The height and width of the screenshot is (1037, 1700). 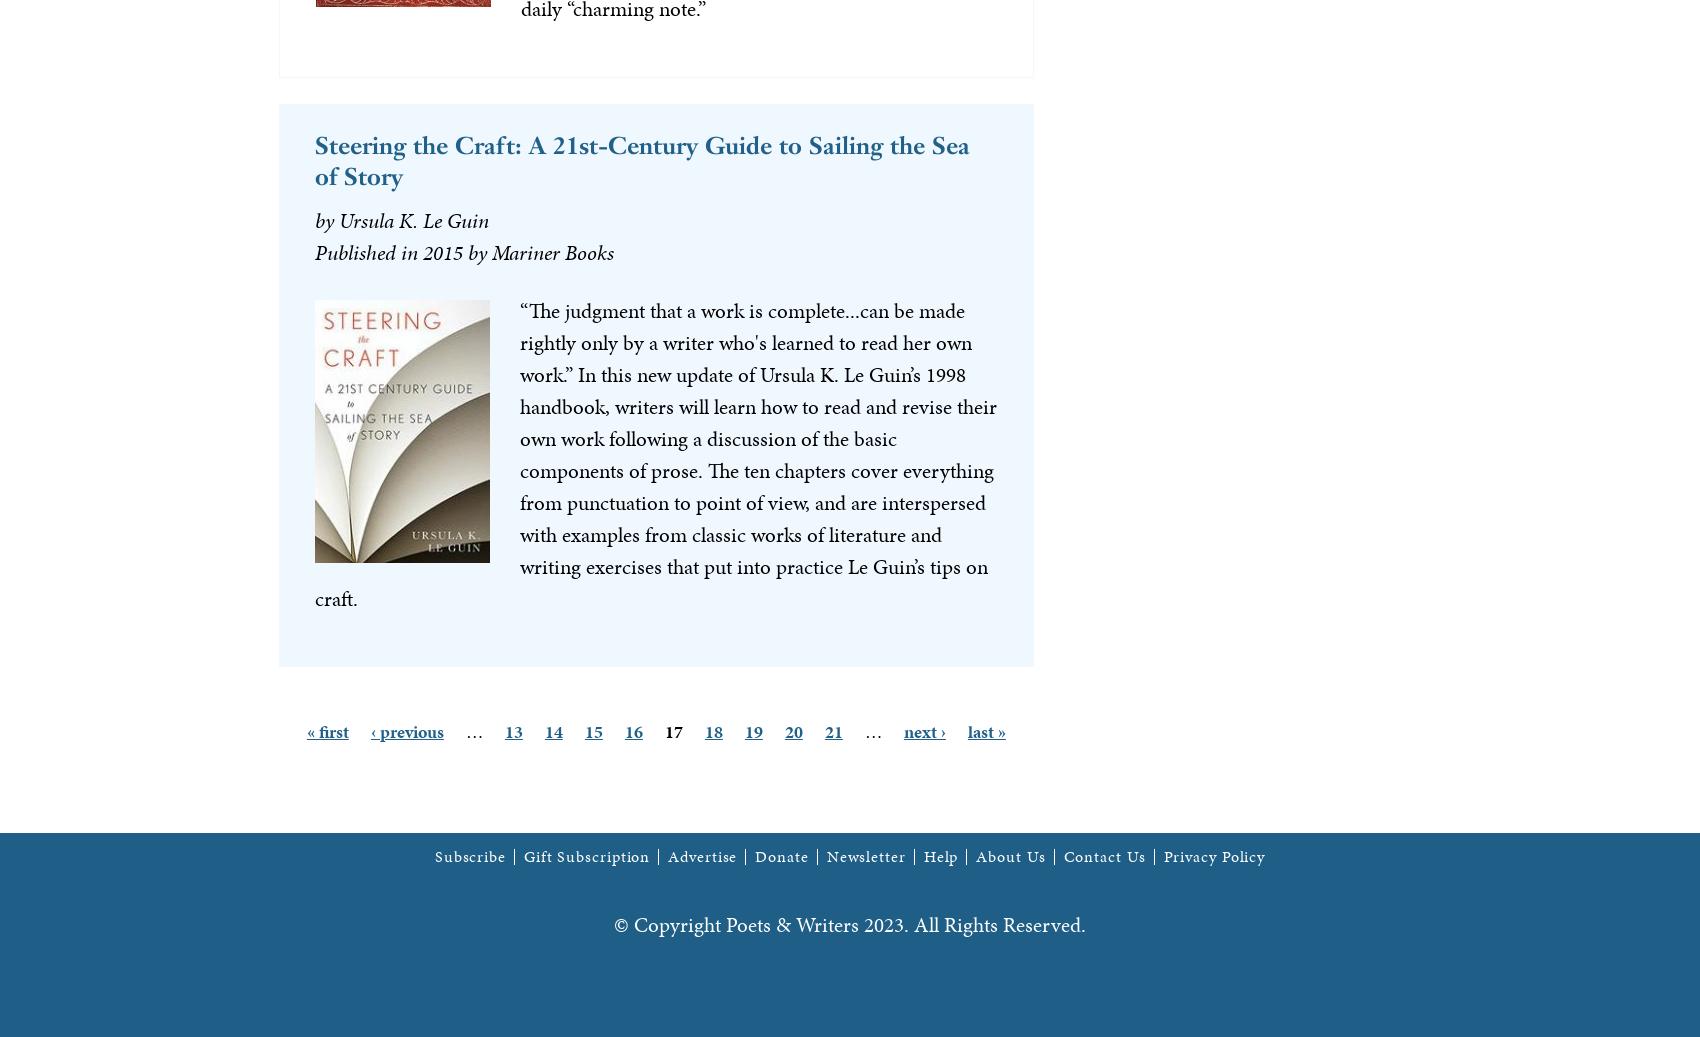 I want to click on 'Newsletter', so click(x=825, y=855).